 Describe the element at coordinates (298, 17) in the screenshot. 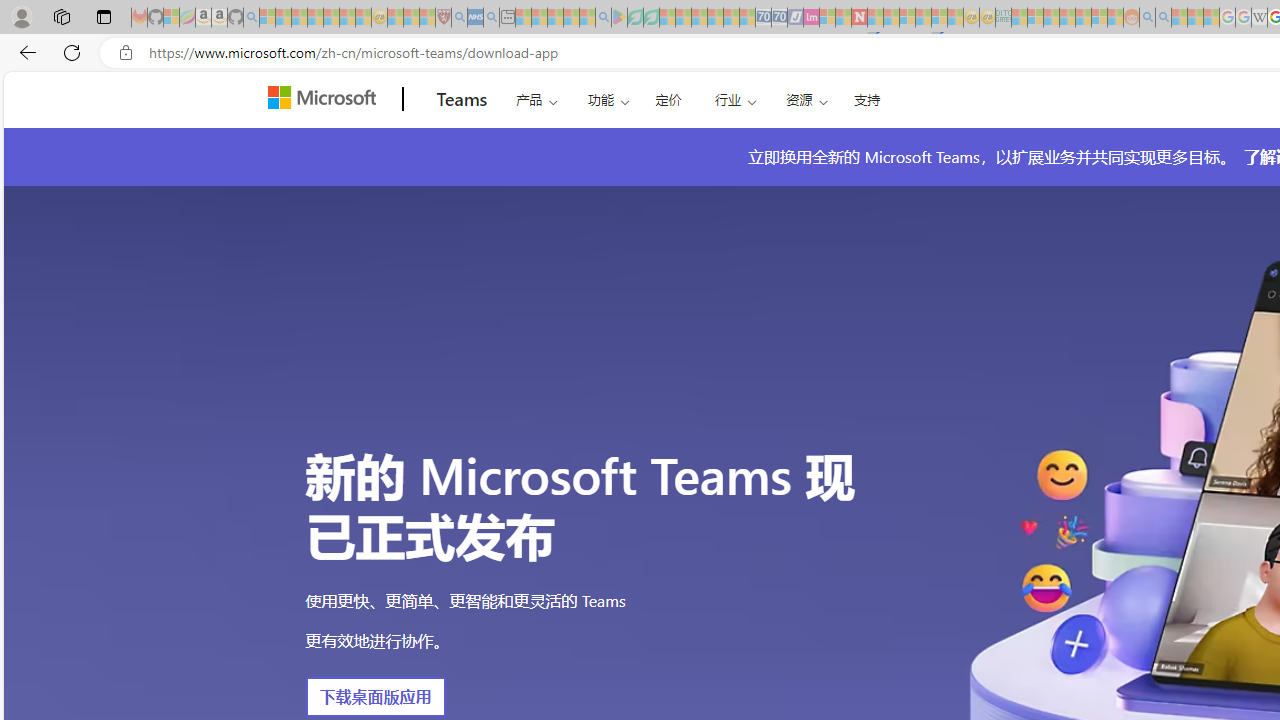

I see `'The Weather Channel - MSN - Sleeping'` at that location.